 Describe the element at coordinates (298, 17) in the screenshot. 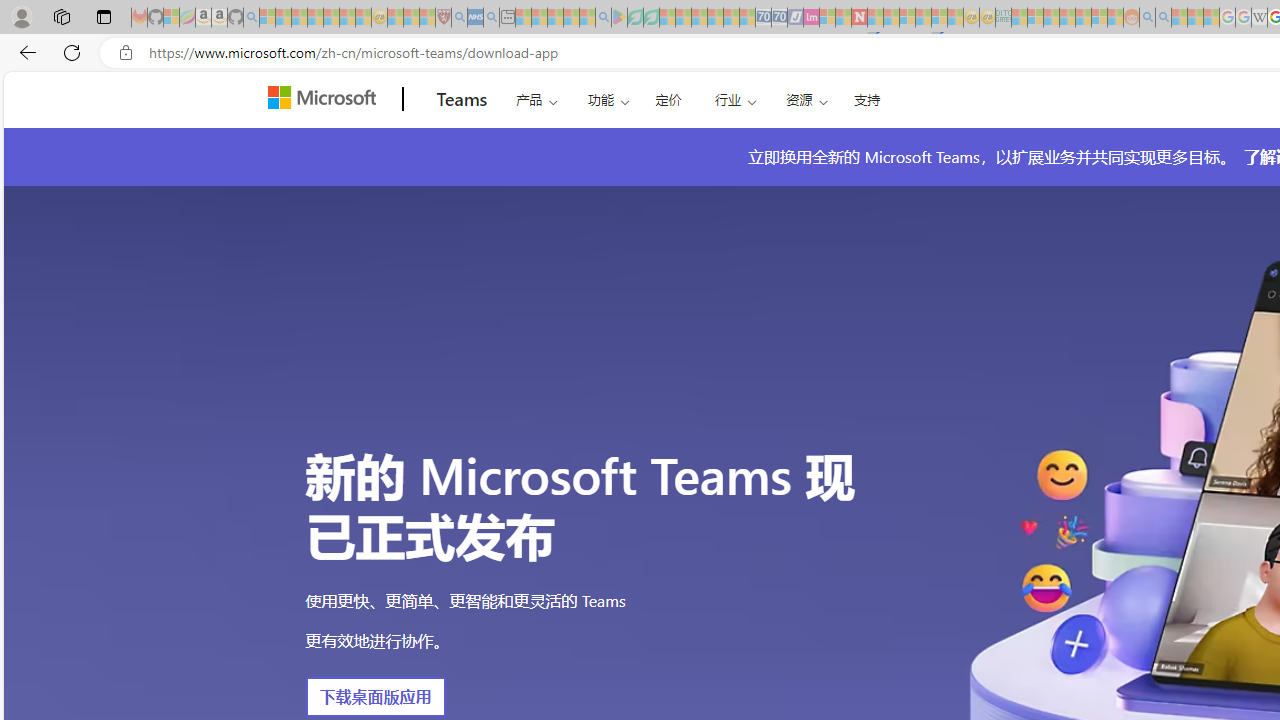

I see `'The Weather Channel - MSN - Sleeping'` at that location.